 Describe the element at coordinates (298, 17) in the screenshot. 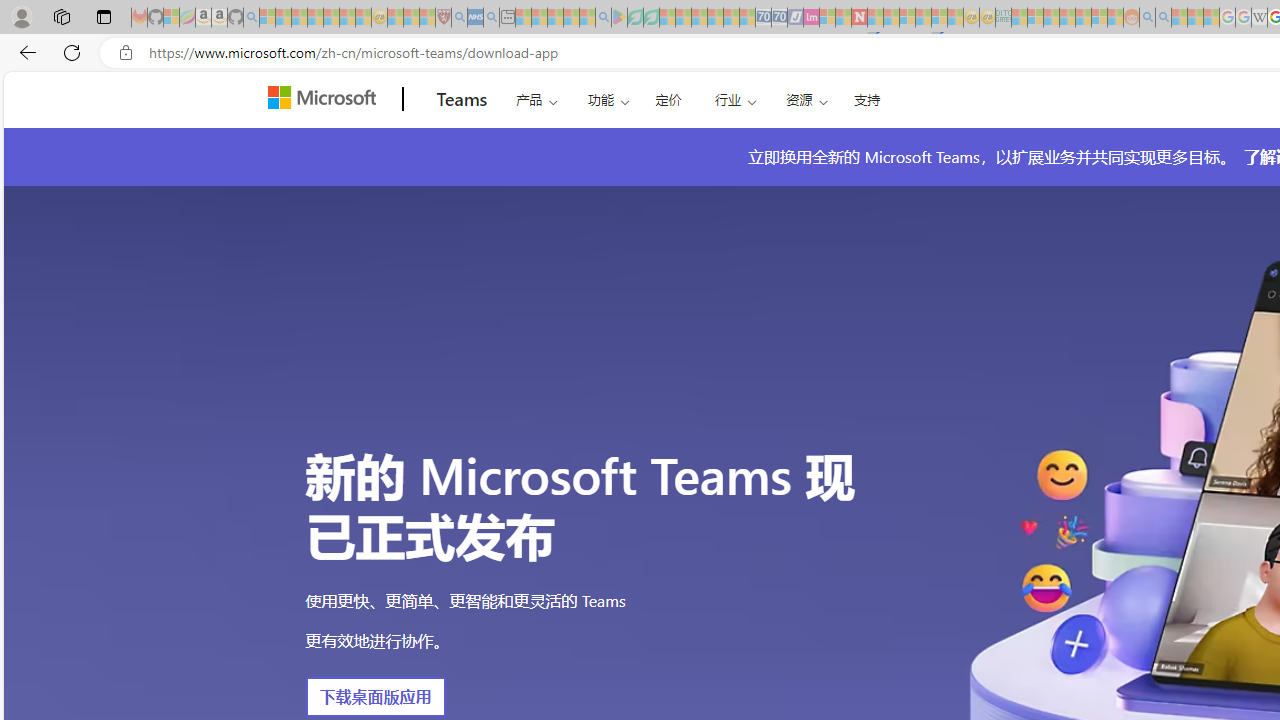

I see `'The Weather Channel - MSN - Sleeping'` at that location.